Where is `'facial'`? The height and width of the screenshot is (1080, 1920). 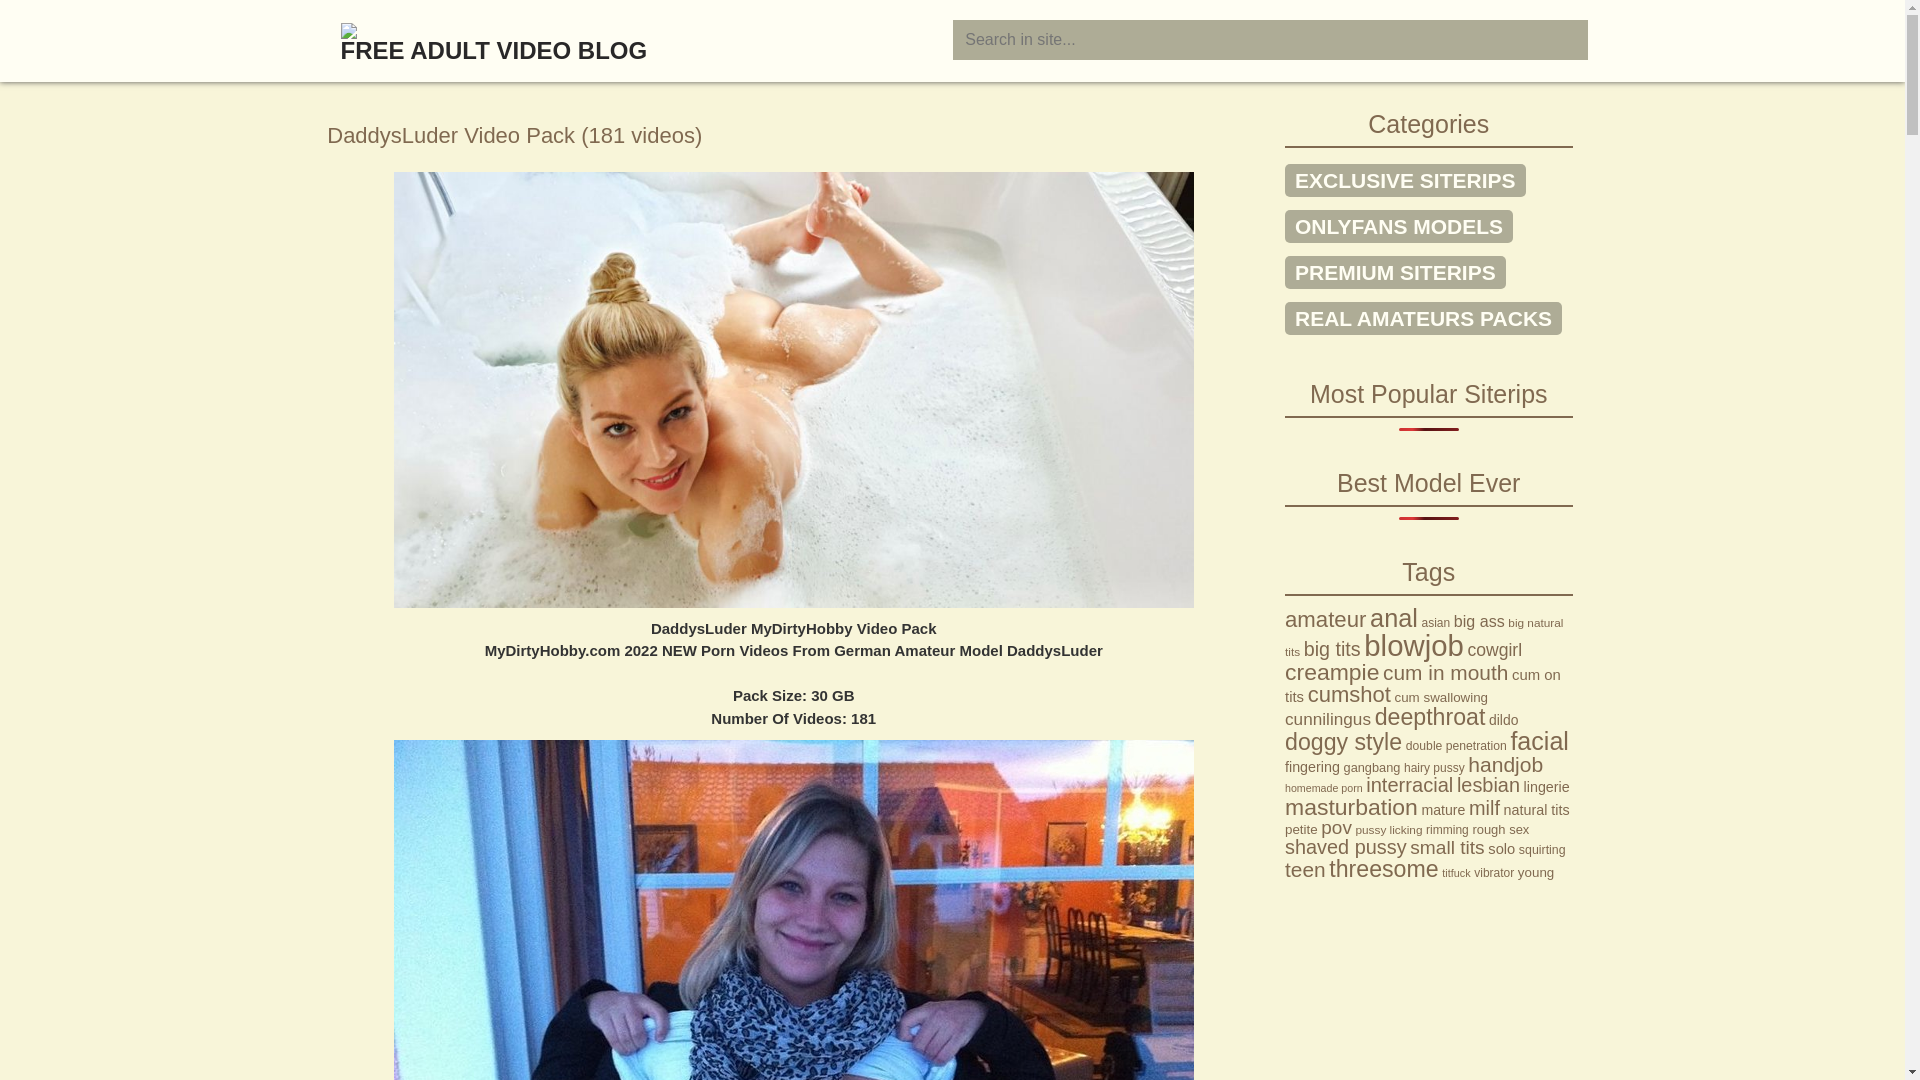 'facial' is located at coordinates (1538, 740).